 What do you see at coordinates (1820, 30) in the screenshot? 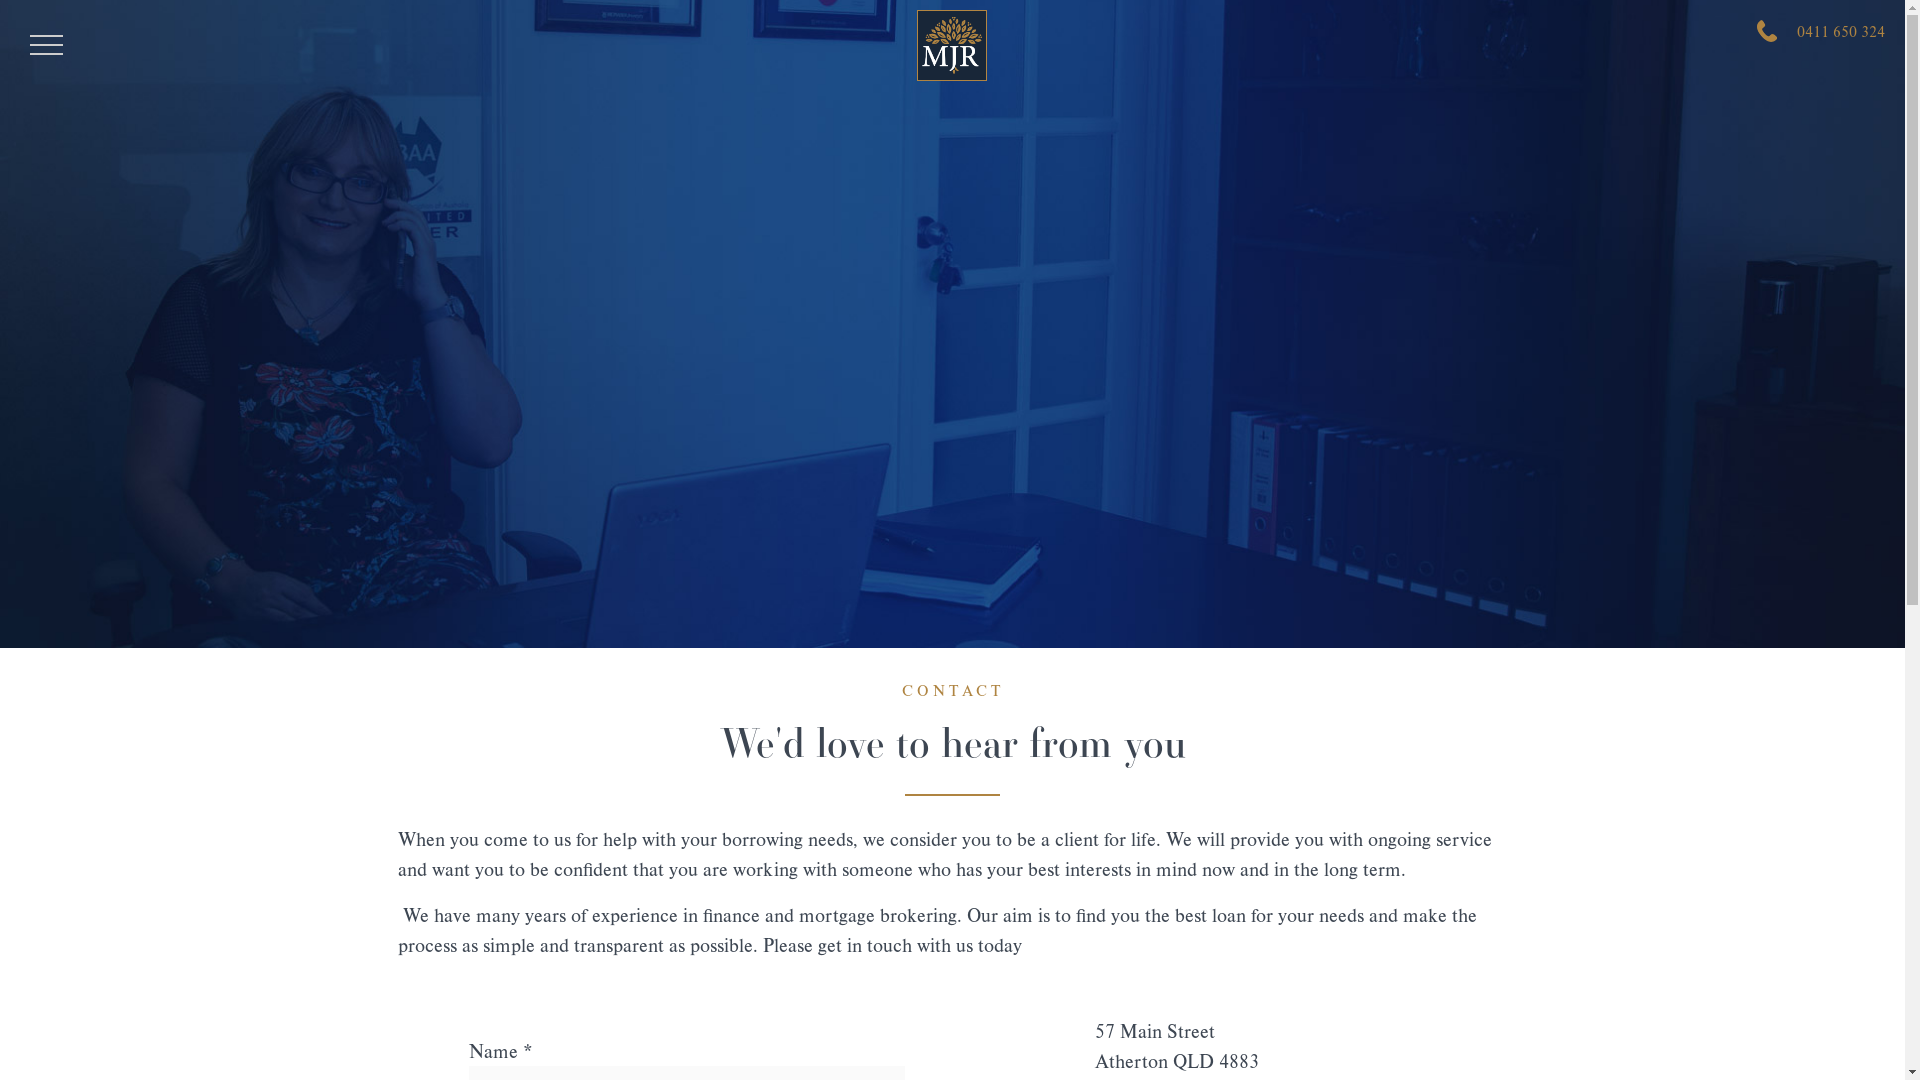
I see `'0411 650 324'` at bounding box center [1820, 30].